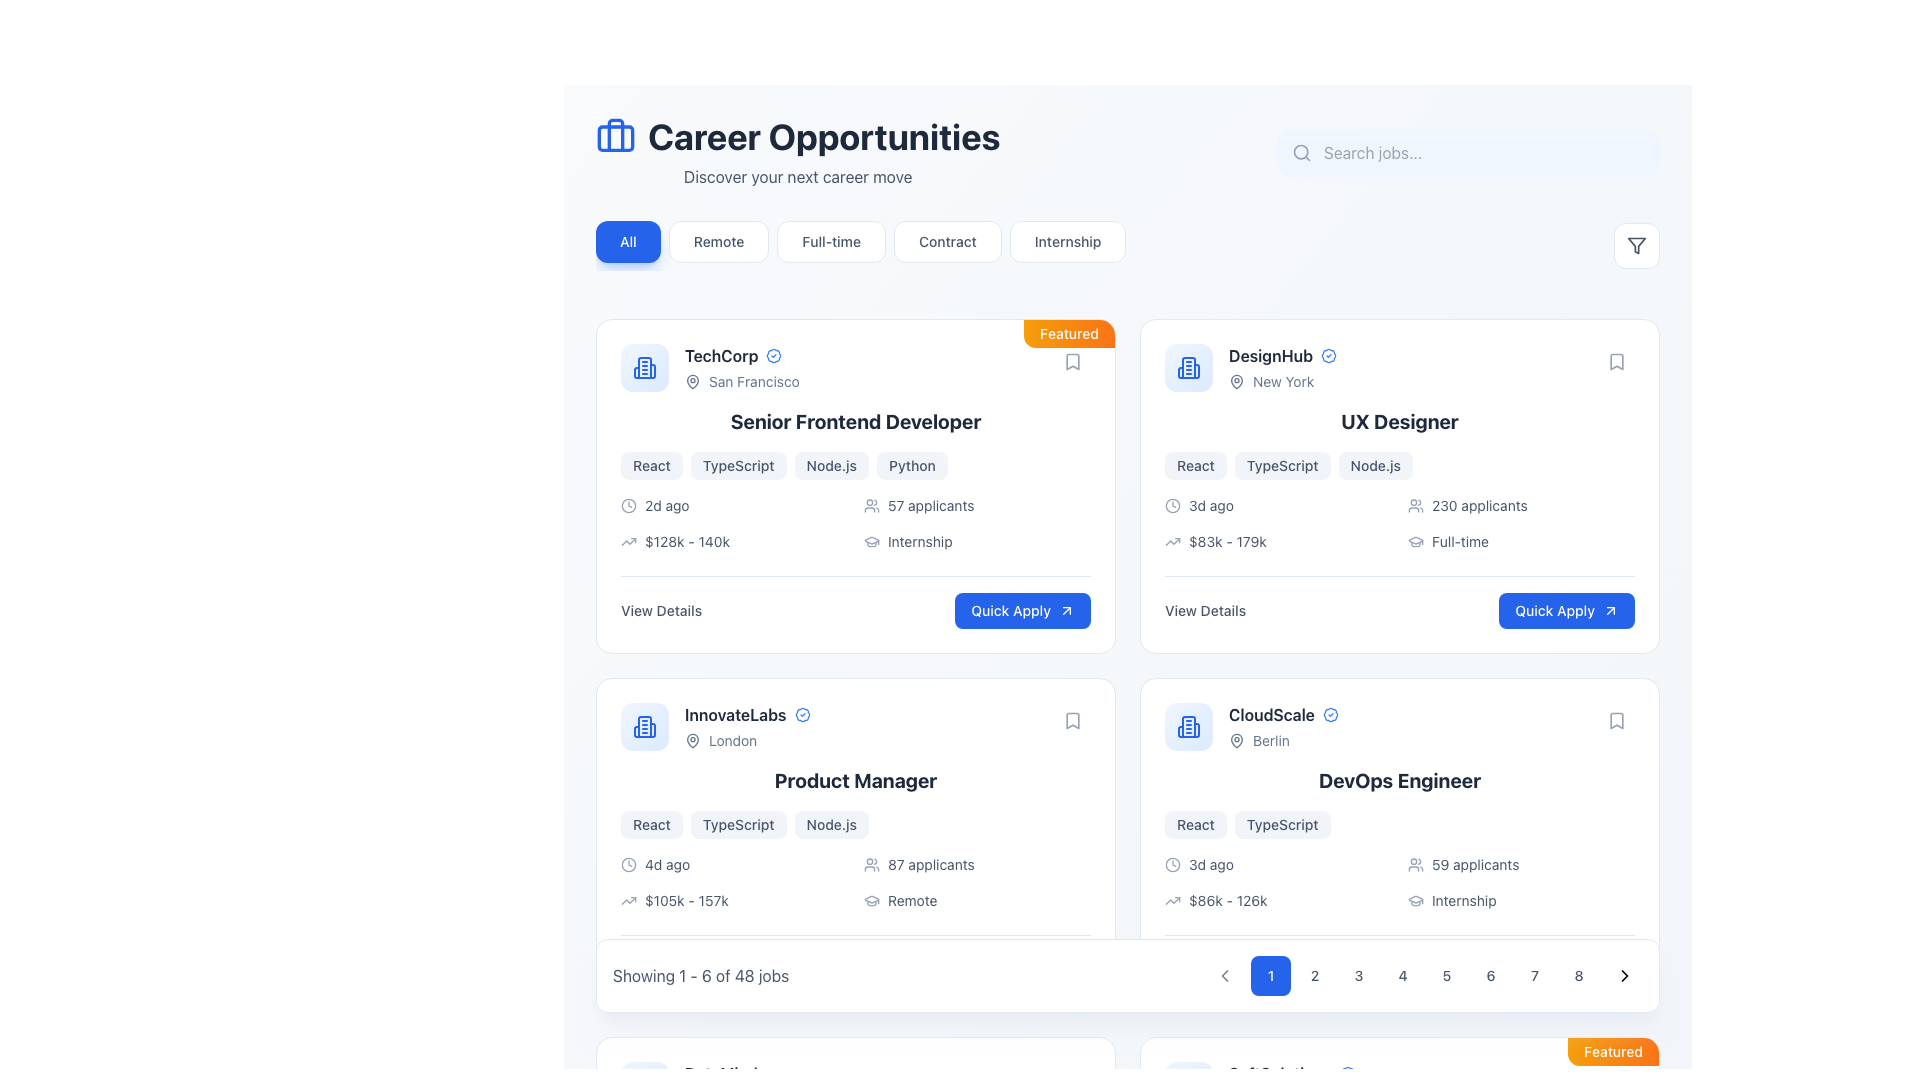  Describe the element at coordinates (1301, 152) in the screenshot. I see `the search icon, which is represented by a modern gray magnifying glass, located in the top-right section of the page inside a search bar` at that location.